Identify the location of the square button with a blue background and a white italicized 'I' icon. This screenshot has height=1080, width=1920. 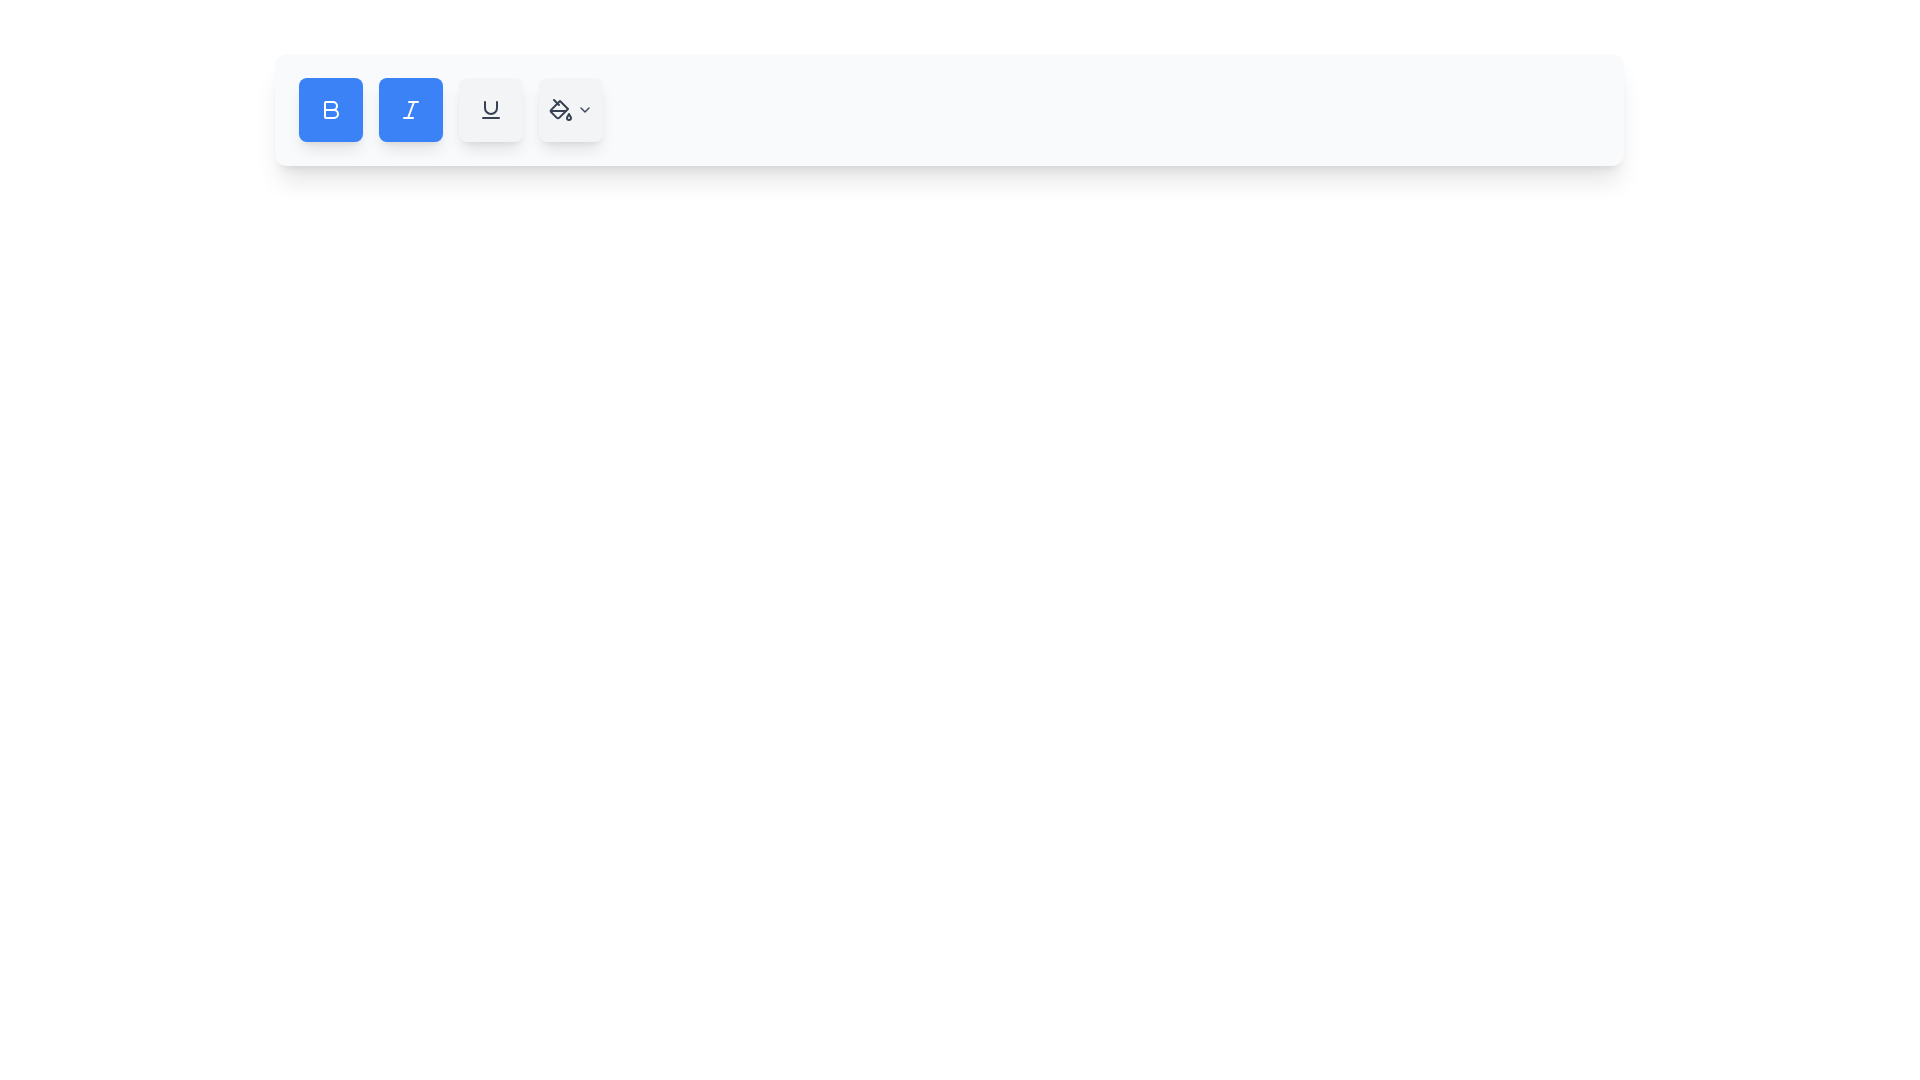
(410, 110).